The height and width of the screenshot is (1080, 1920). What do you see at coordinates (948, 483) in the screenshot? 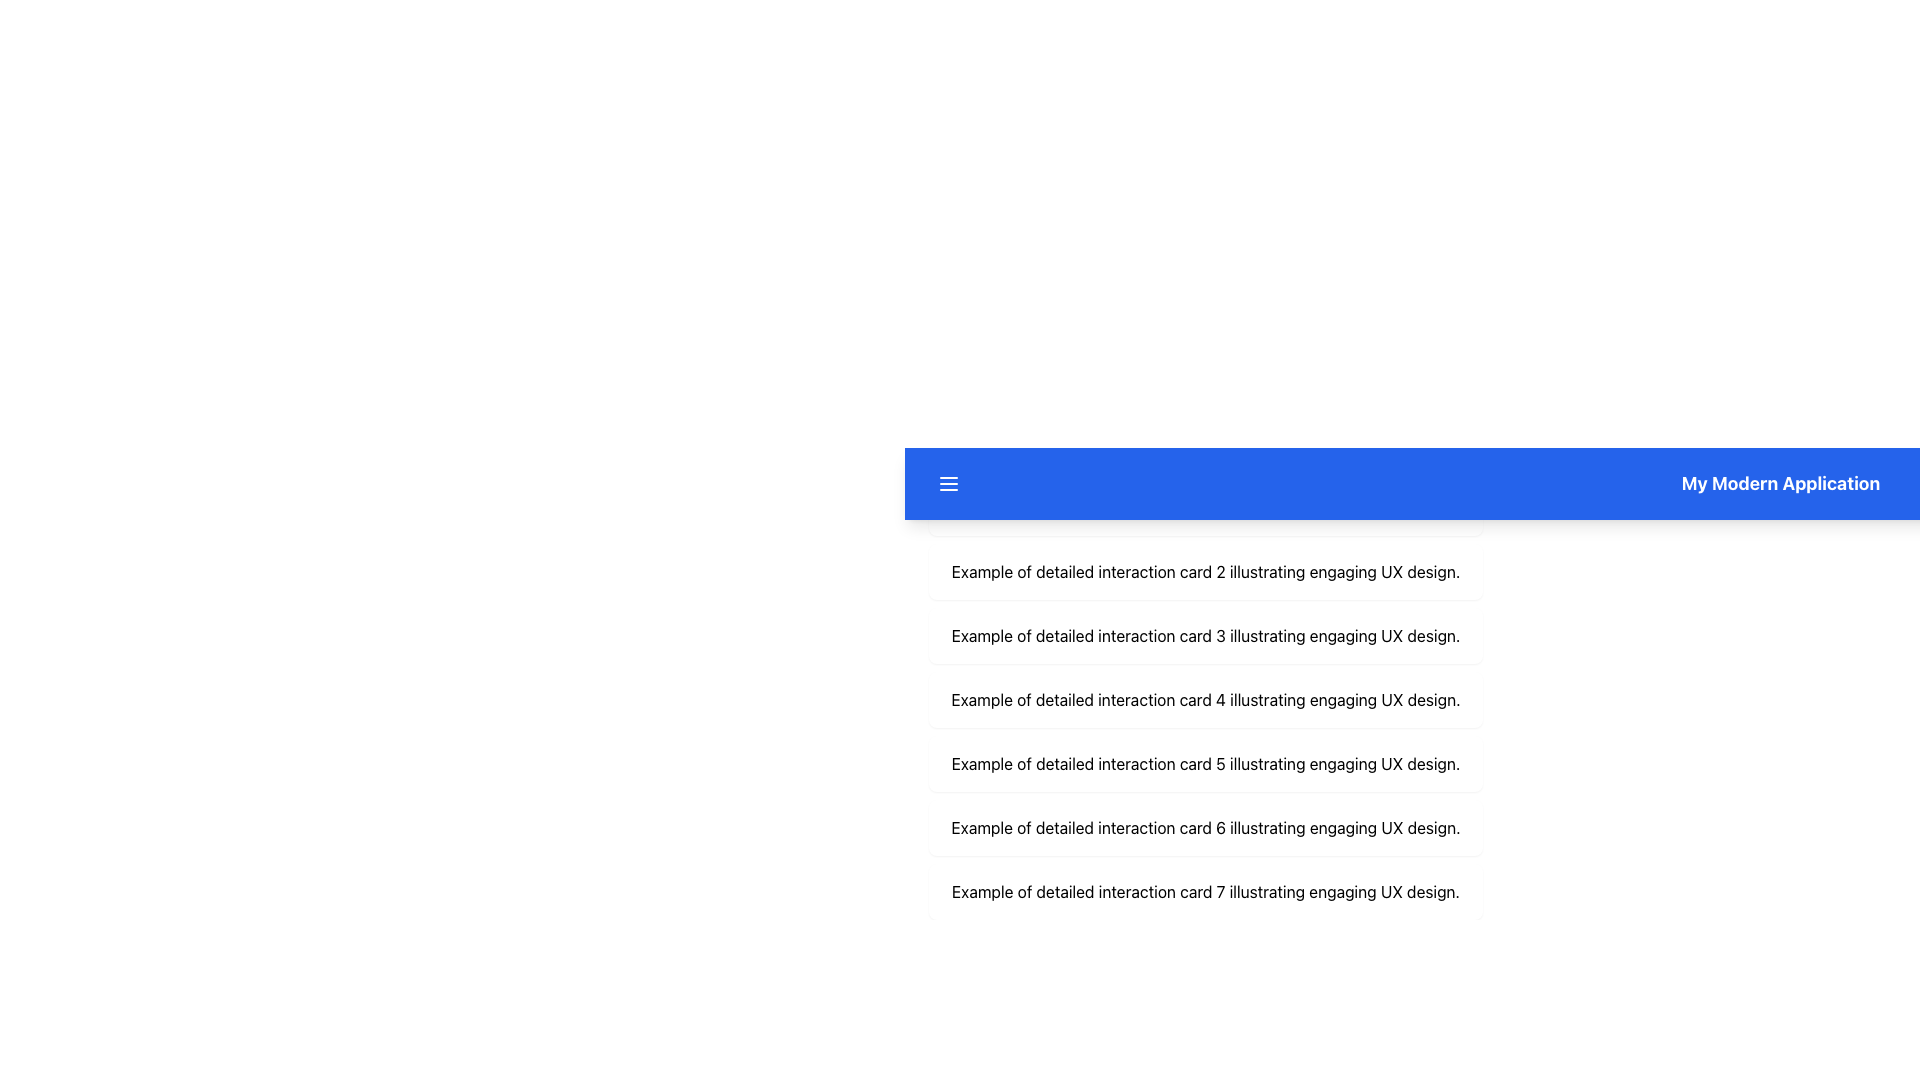
I see `the round menu button located at the top-left corner of the blue header bar` at bounding box center [948, 483].